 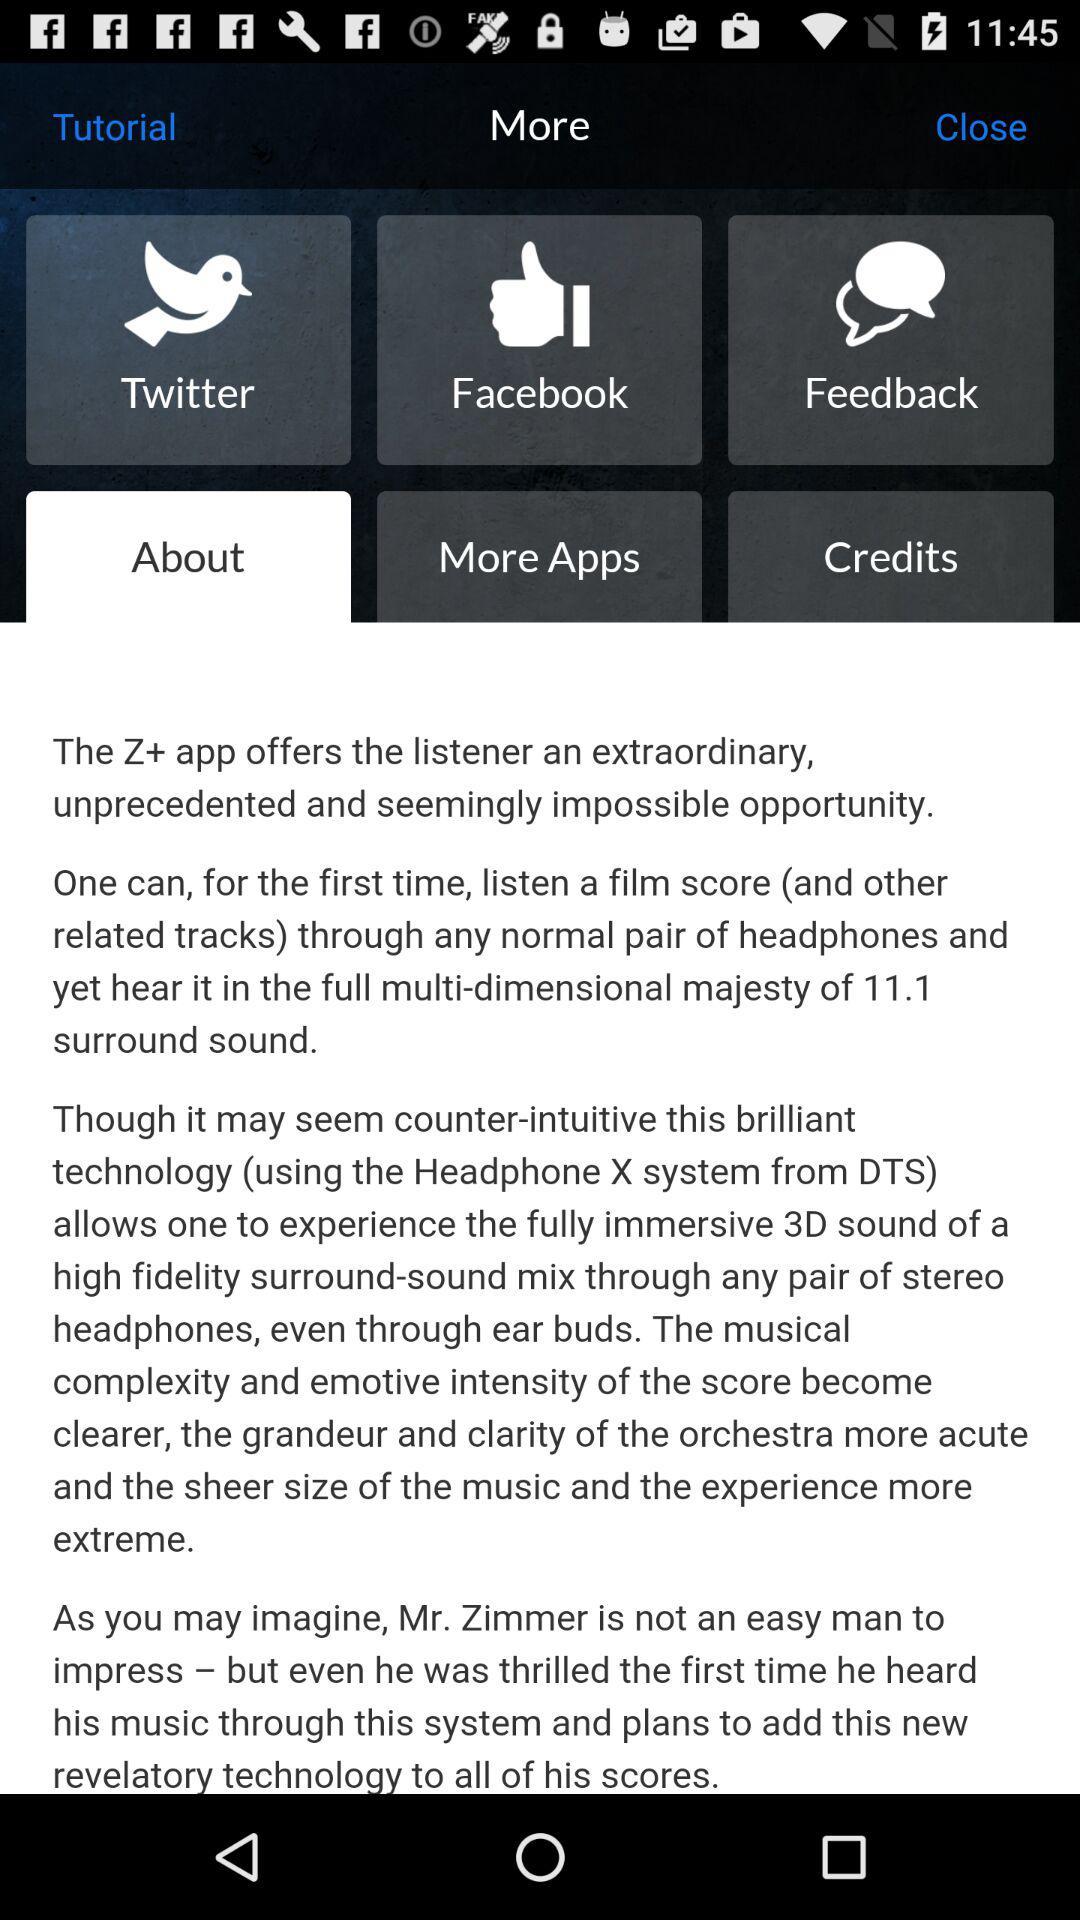 I want to click on the item to the left of credits icon, so click(x=538, y=556).